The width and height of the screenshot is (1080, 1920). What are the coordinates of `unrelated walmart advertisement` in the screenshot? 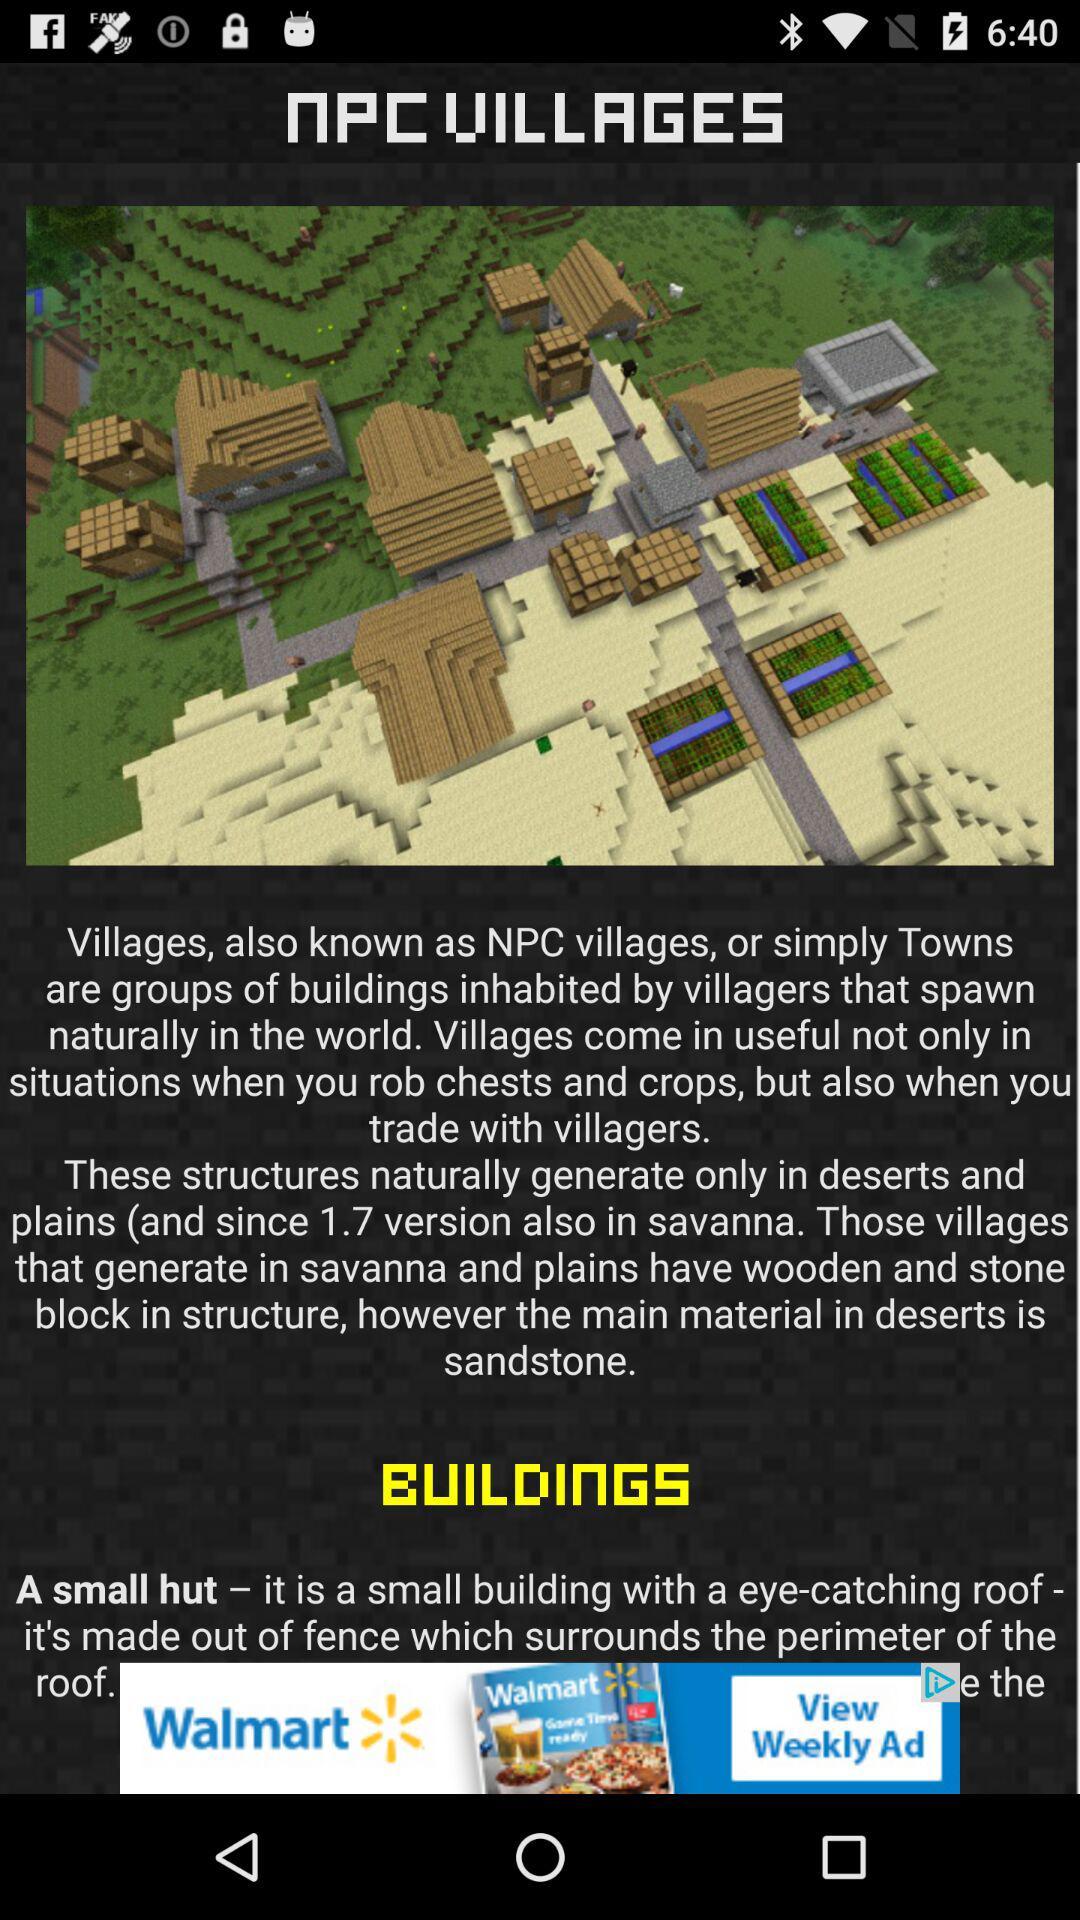 It's located at (540, 1727).